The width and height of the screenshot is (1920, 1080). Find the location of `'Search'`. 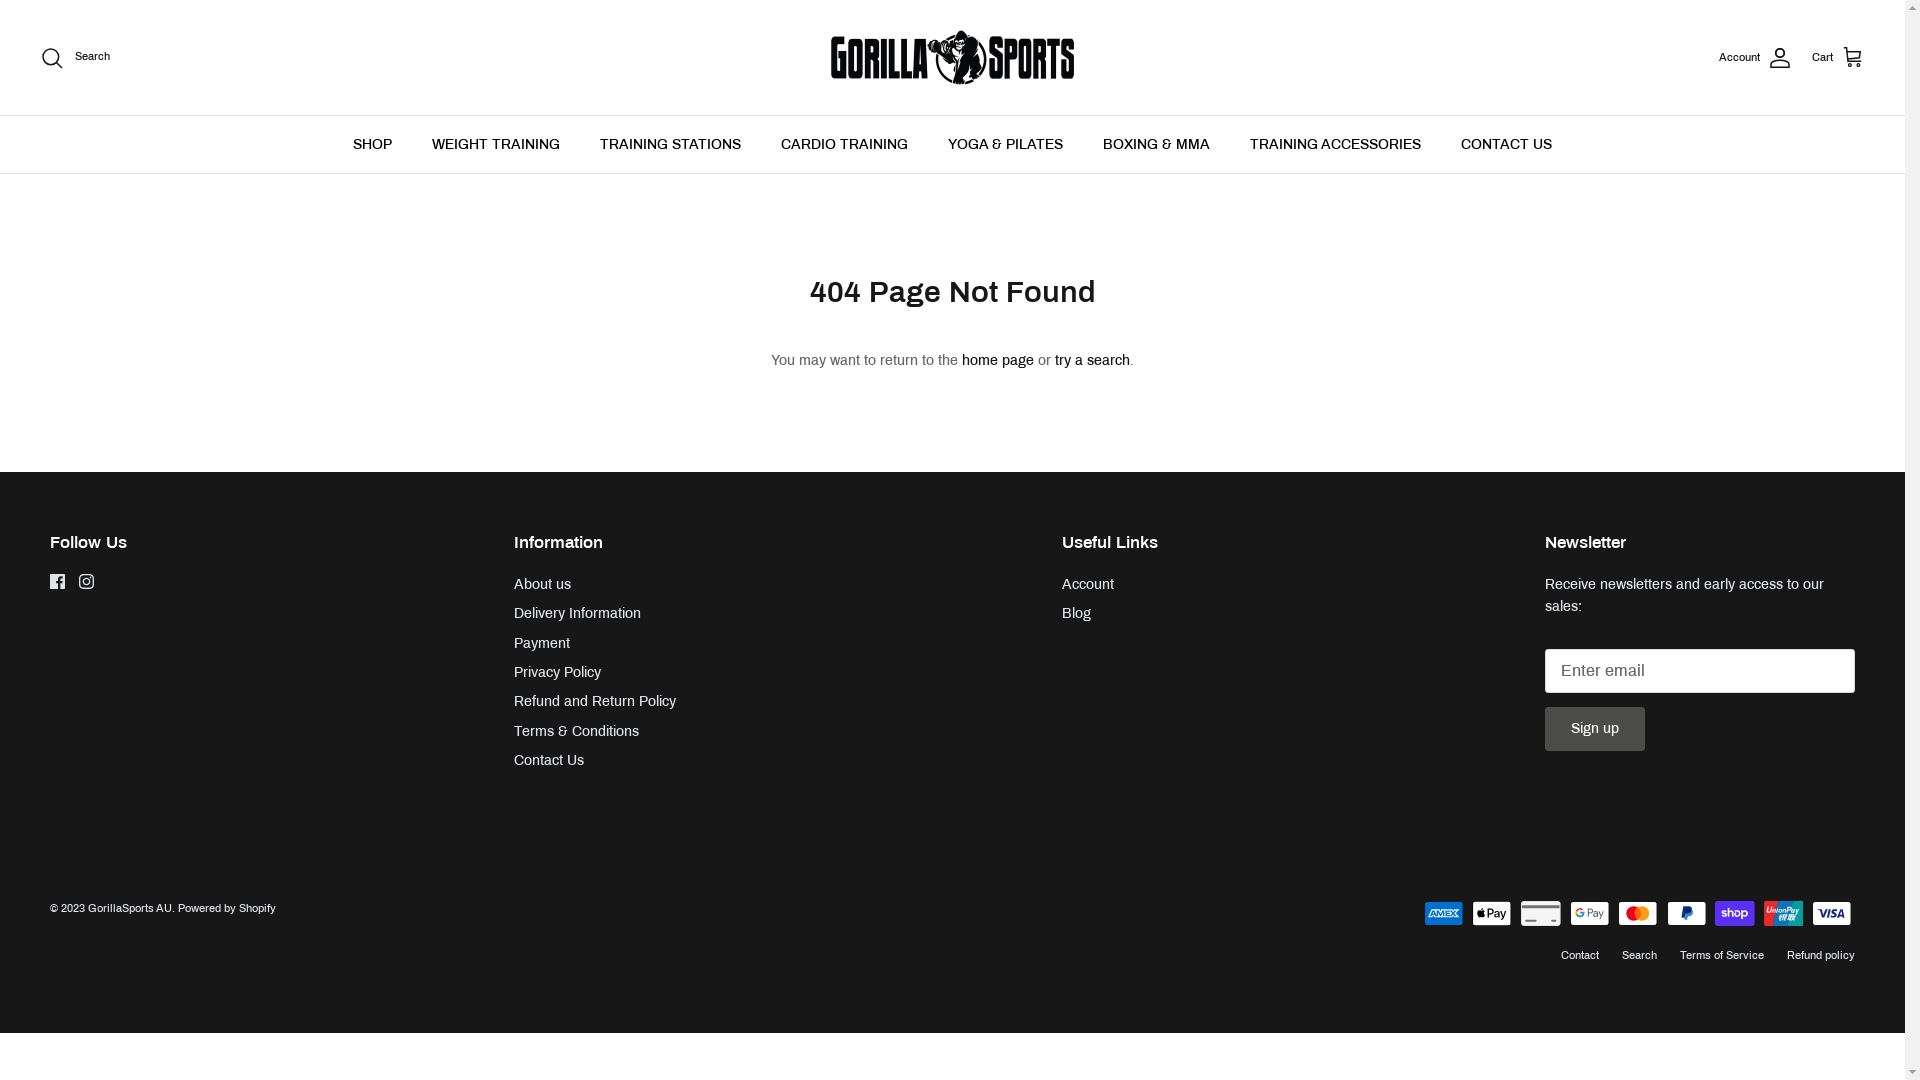

'Search' is located at coordinates (1639, 954).